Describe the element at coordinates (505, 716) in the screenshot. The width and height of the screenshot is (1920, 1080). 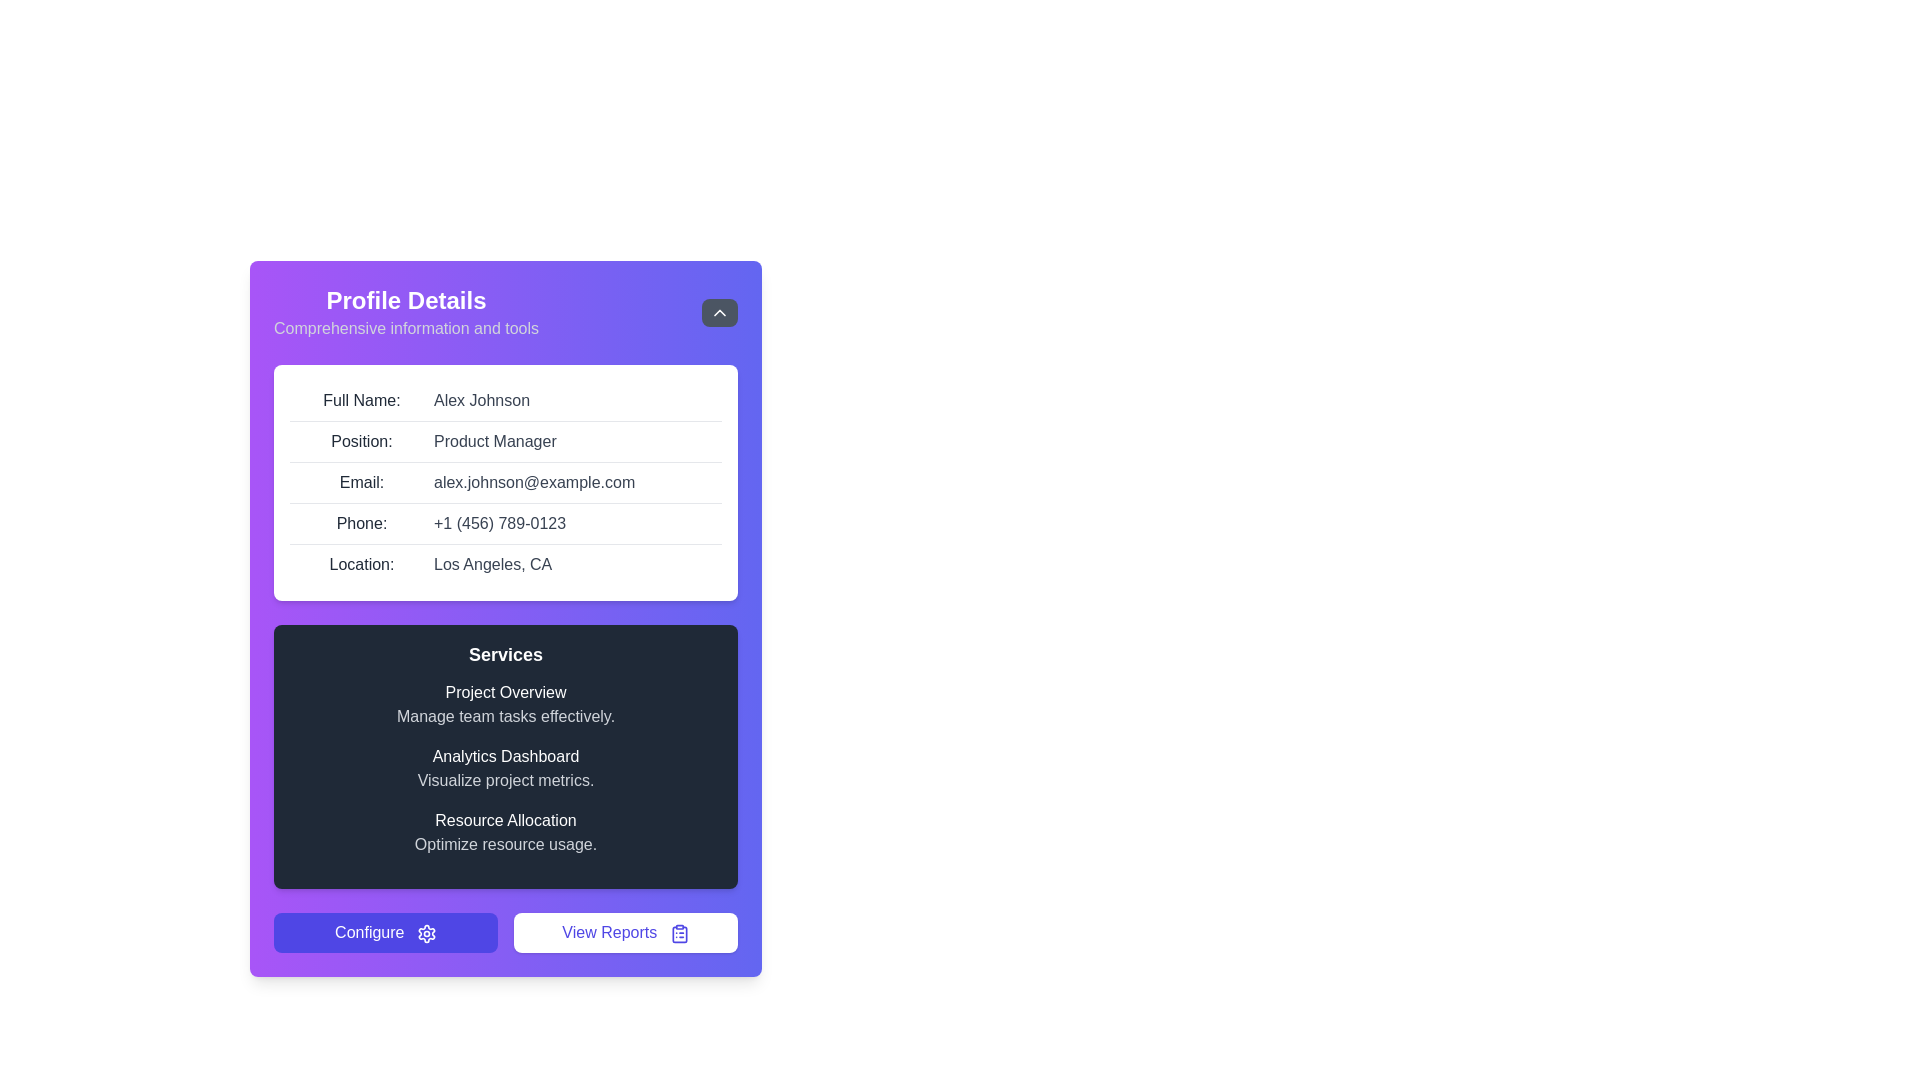
I see `the text display element that reads 'Manage team tasks effectively', which is styled in light gray and positioned under the 'Project Overview' section header` at that location.